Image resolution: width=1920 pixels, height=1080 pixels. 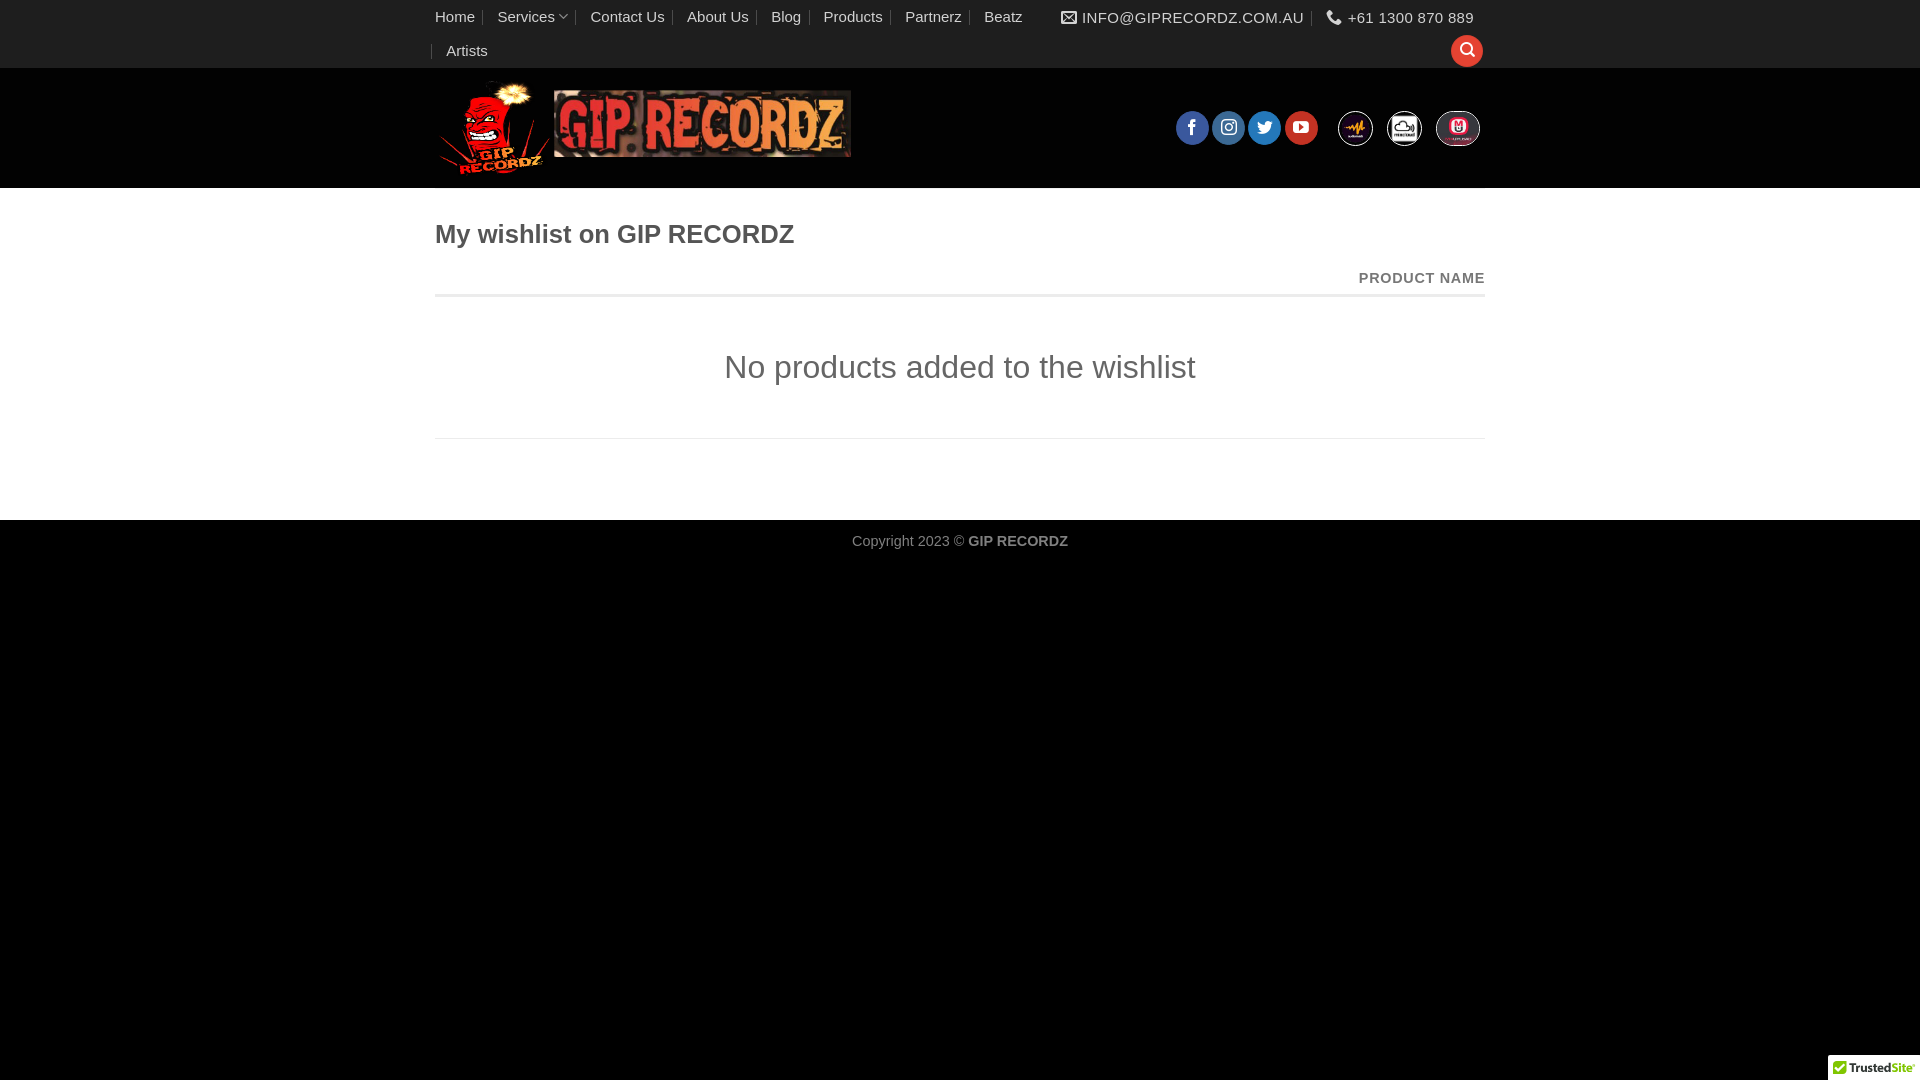 I want to click on 'INFO@GIPRECORDZ.COM.AU', so click(x=1182, y=18).